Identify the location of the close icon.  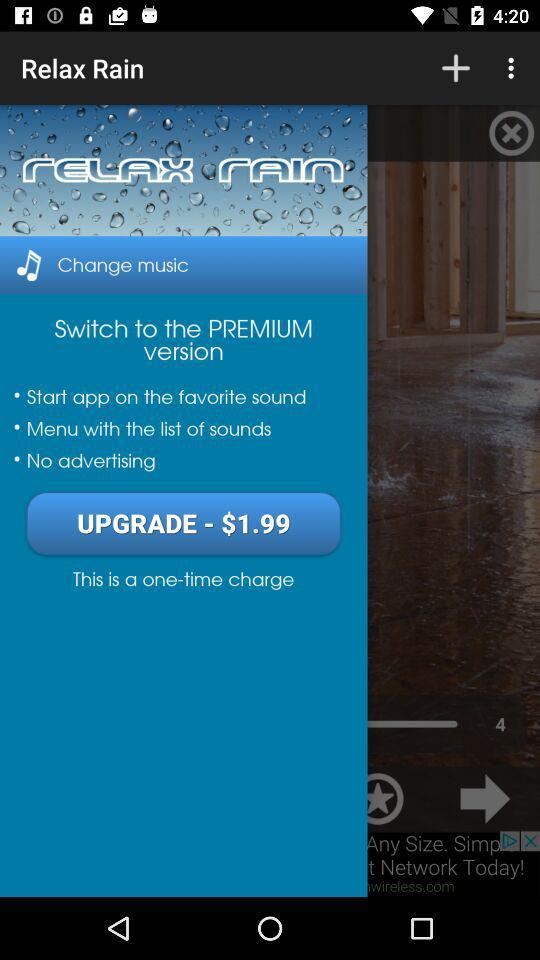
(511, 132).